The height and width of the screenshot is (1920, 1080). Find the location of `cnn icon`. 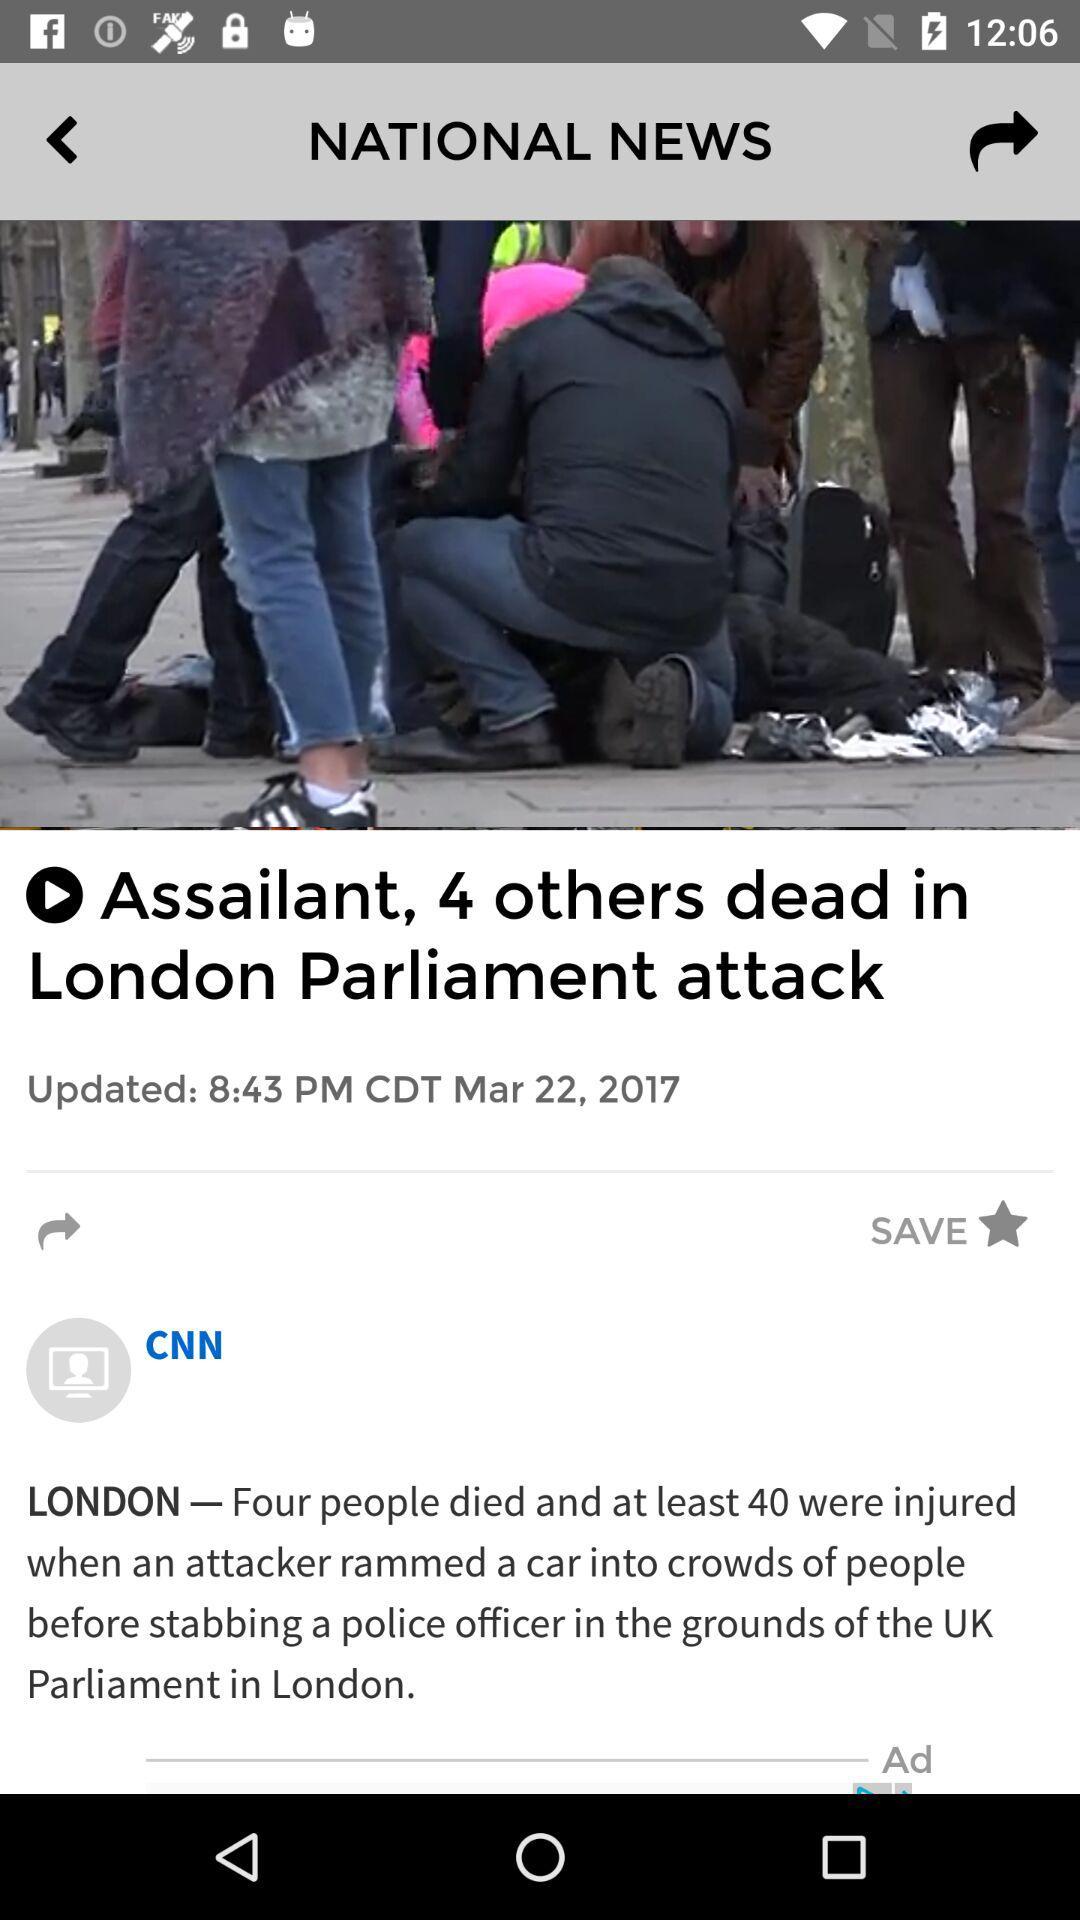

cnn icon is located at coordinates (184, 1346).